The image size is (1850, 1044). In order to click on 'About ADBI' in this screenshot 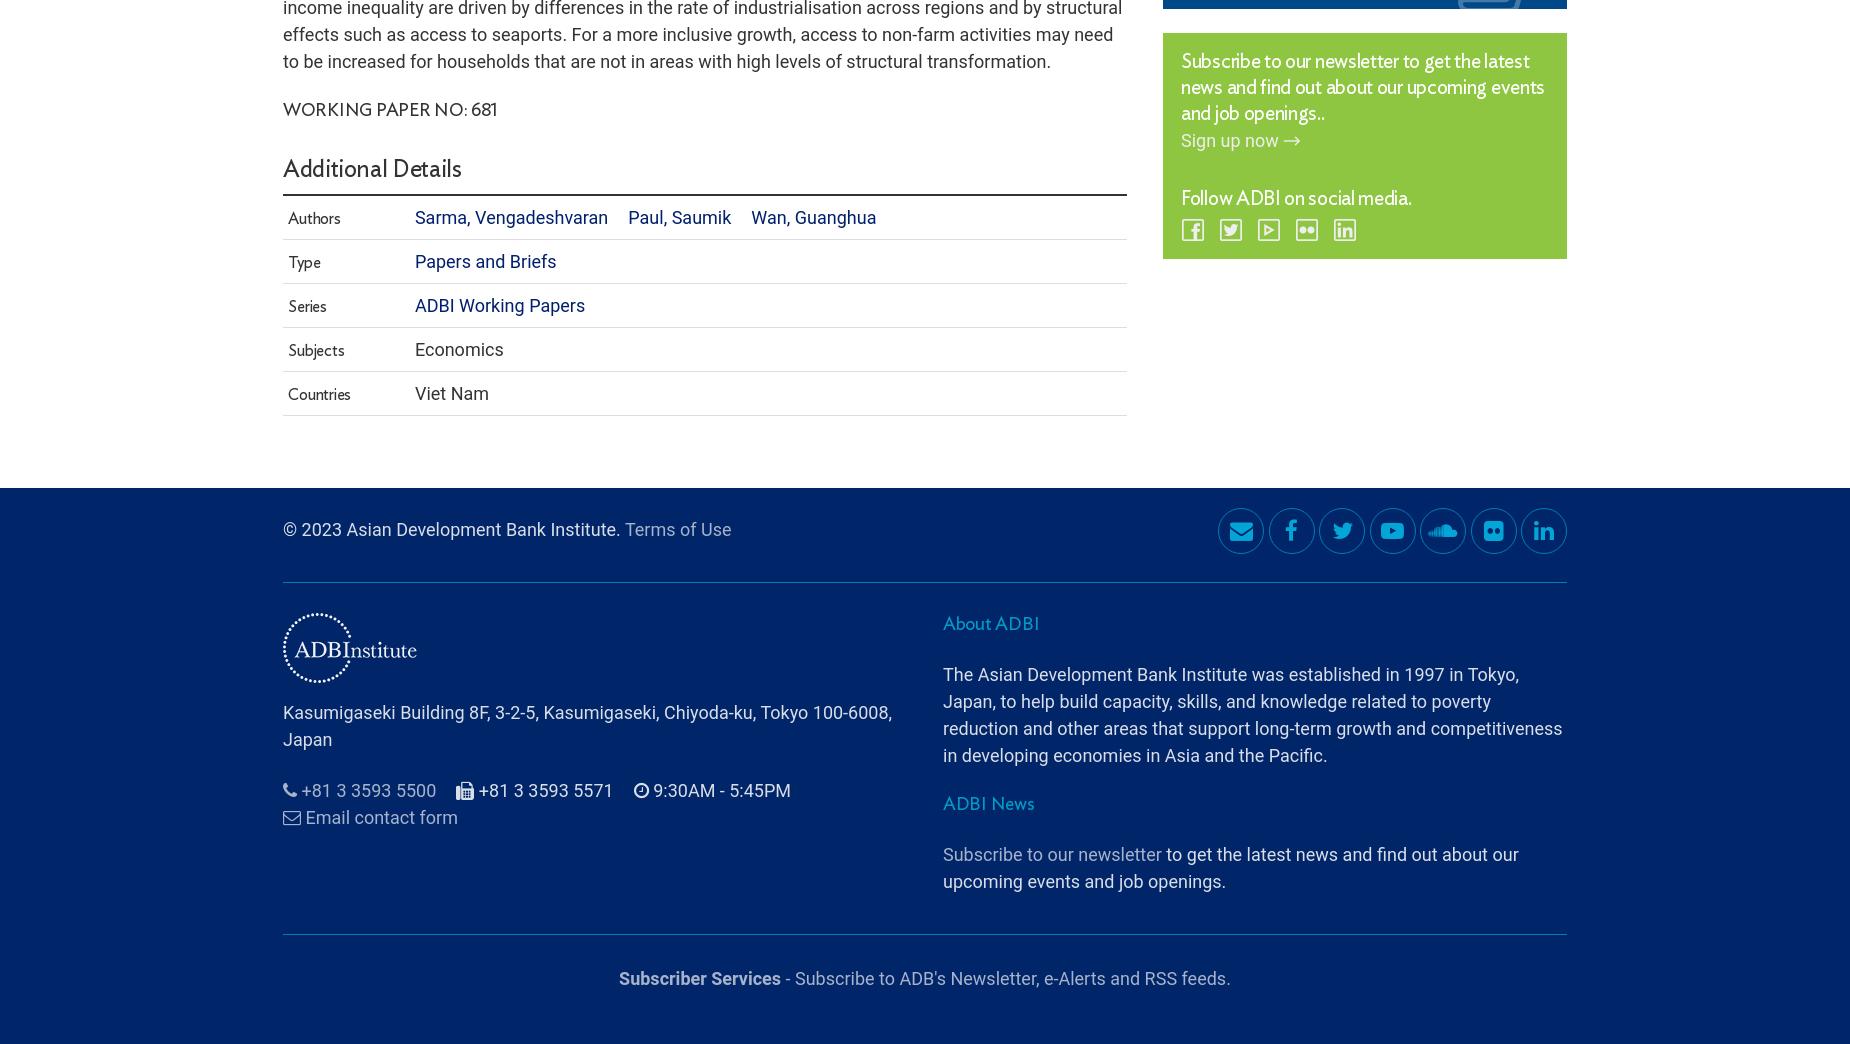, I will do `click(990, 568)`.